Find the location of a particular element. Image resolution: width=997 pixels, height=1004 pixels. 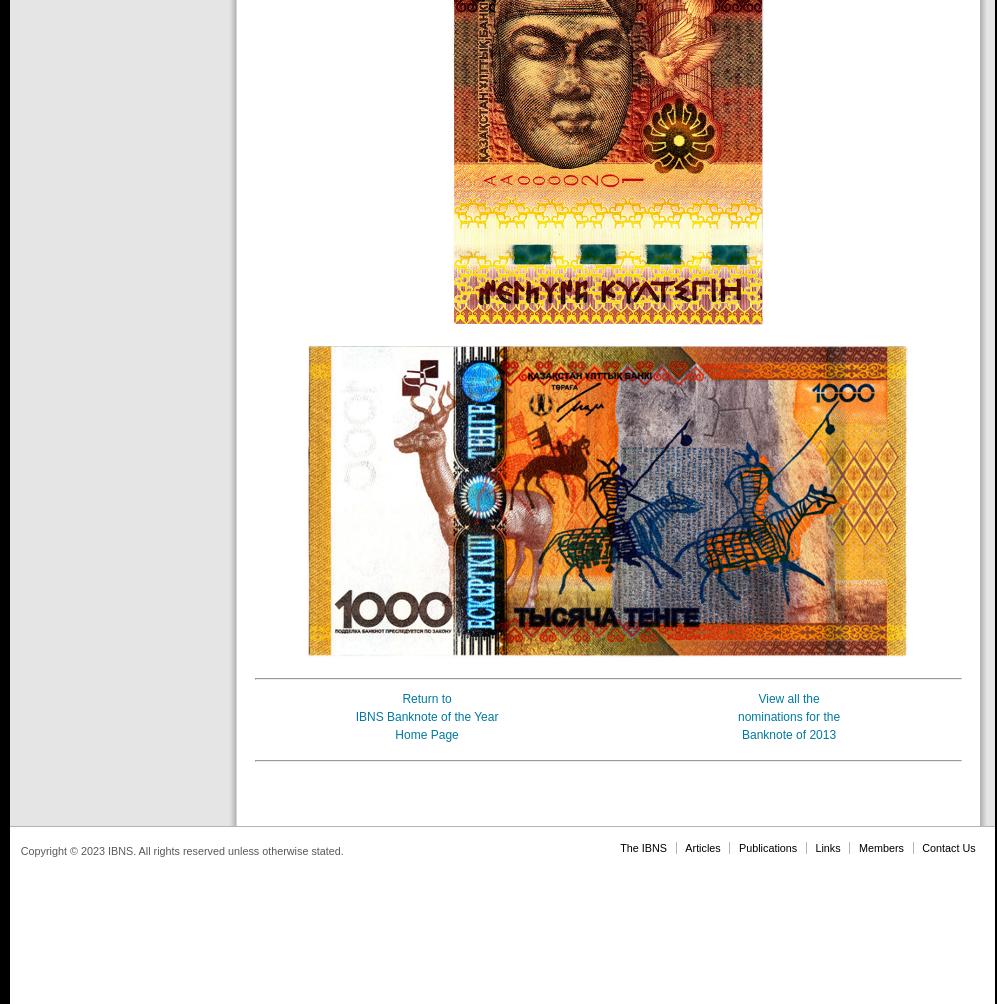

'Links' is located at coordinates (827, 846).